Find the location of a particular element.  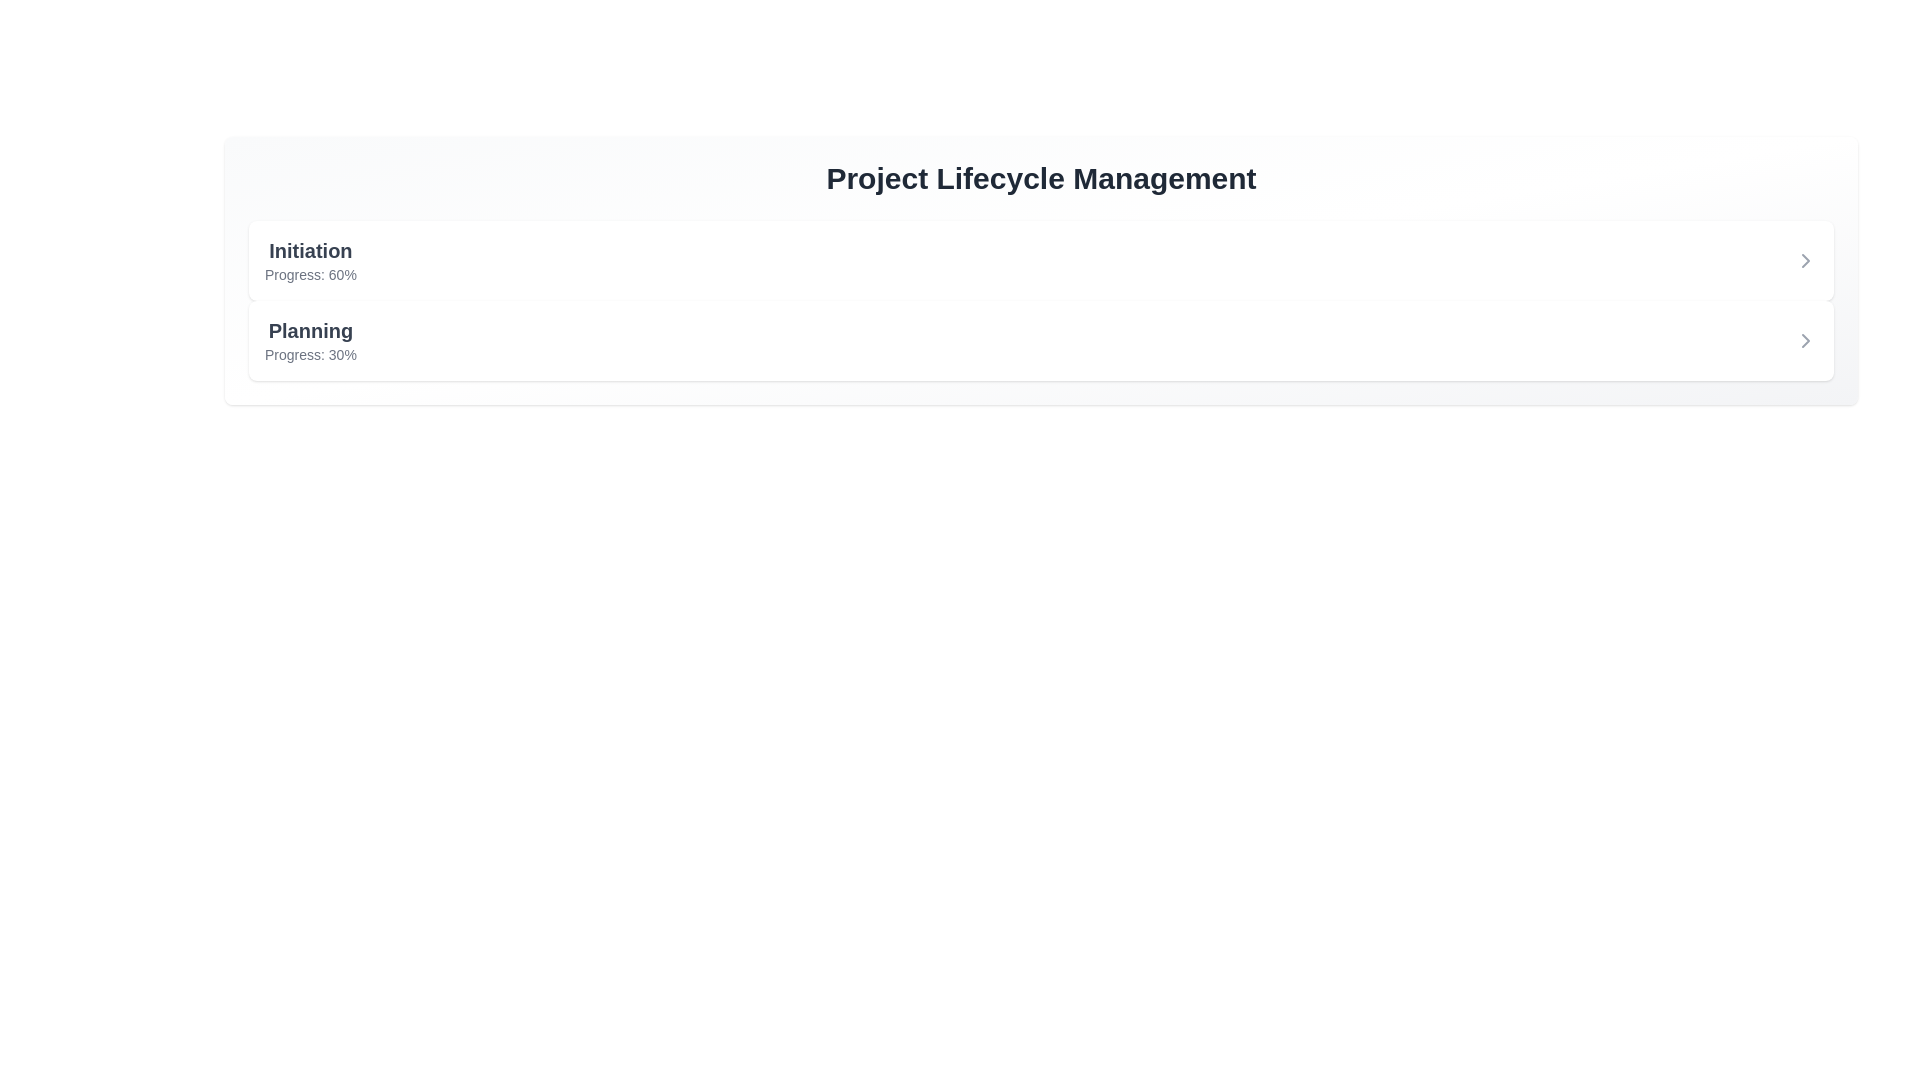

the right-facing chevron icon button located at the far right of the row displaying 'Initiation Progress: 60%' is located at coordinates (1805, 260).